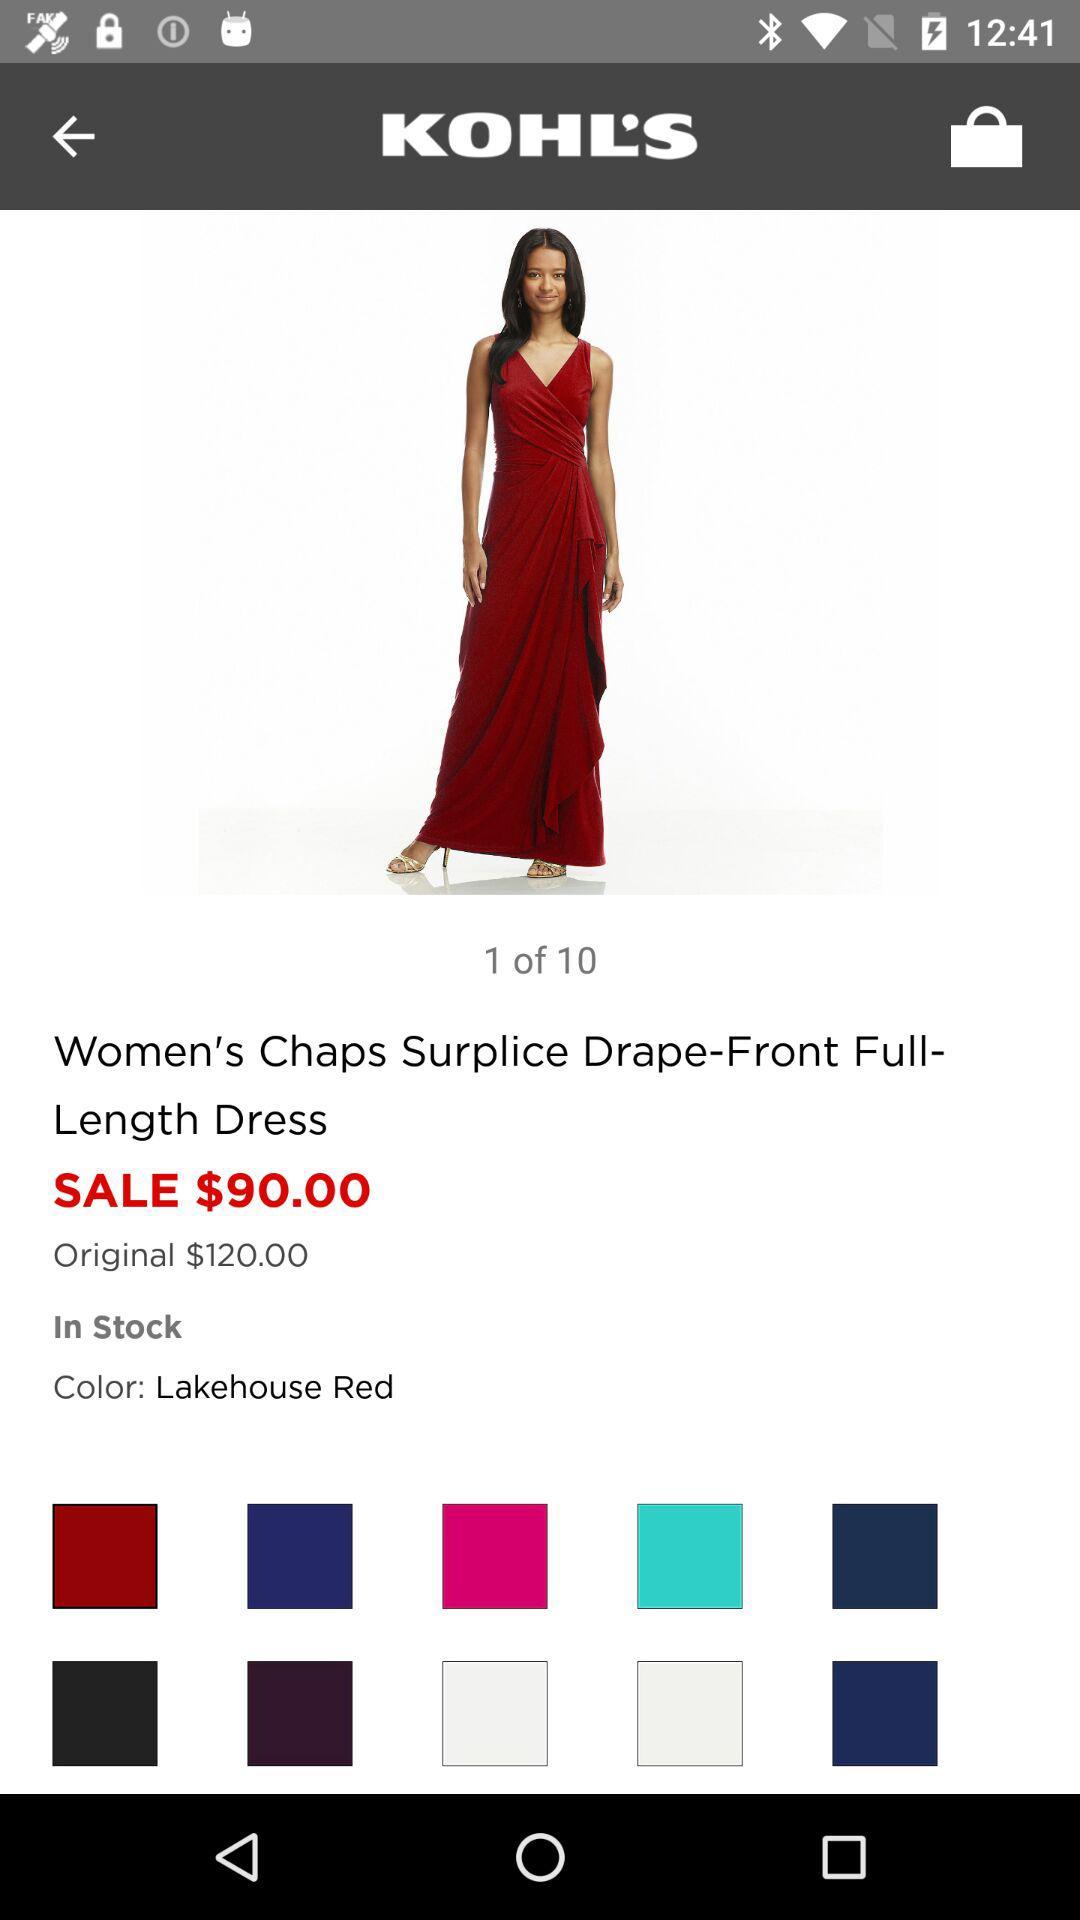 The height and width of the screenshot is (1920, 1080). Describe the element at coordinates (540, 552) in the screenshot. I see `next image` at that location.